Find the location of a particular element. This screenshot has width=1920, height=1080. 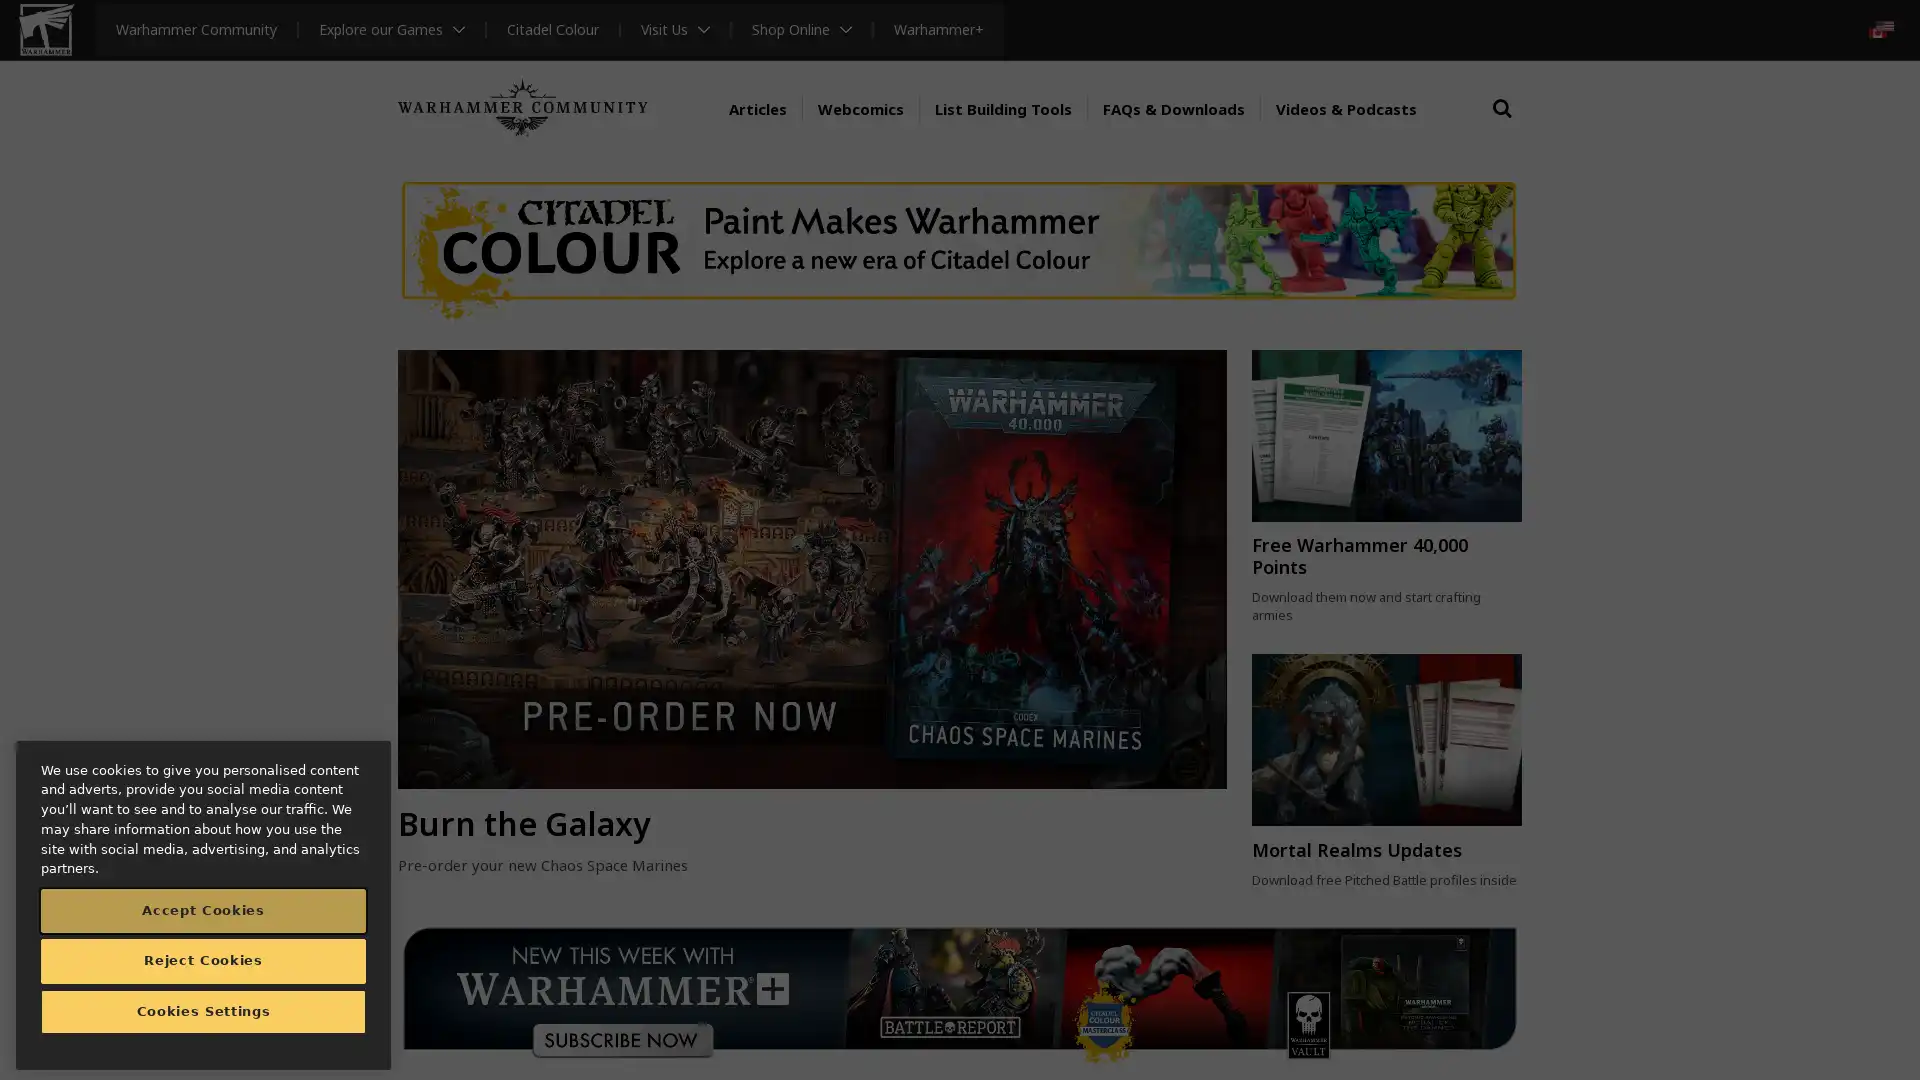

Reject Cookies is located at coordinates (203, 959).